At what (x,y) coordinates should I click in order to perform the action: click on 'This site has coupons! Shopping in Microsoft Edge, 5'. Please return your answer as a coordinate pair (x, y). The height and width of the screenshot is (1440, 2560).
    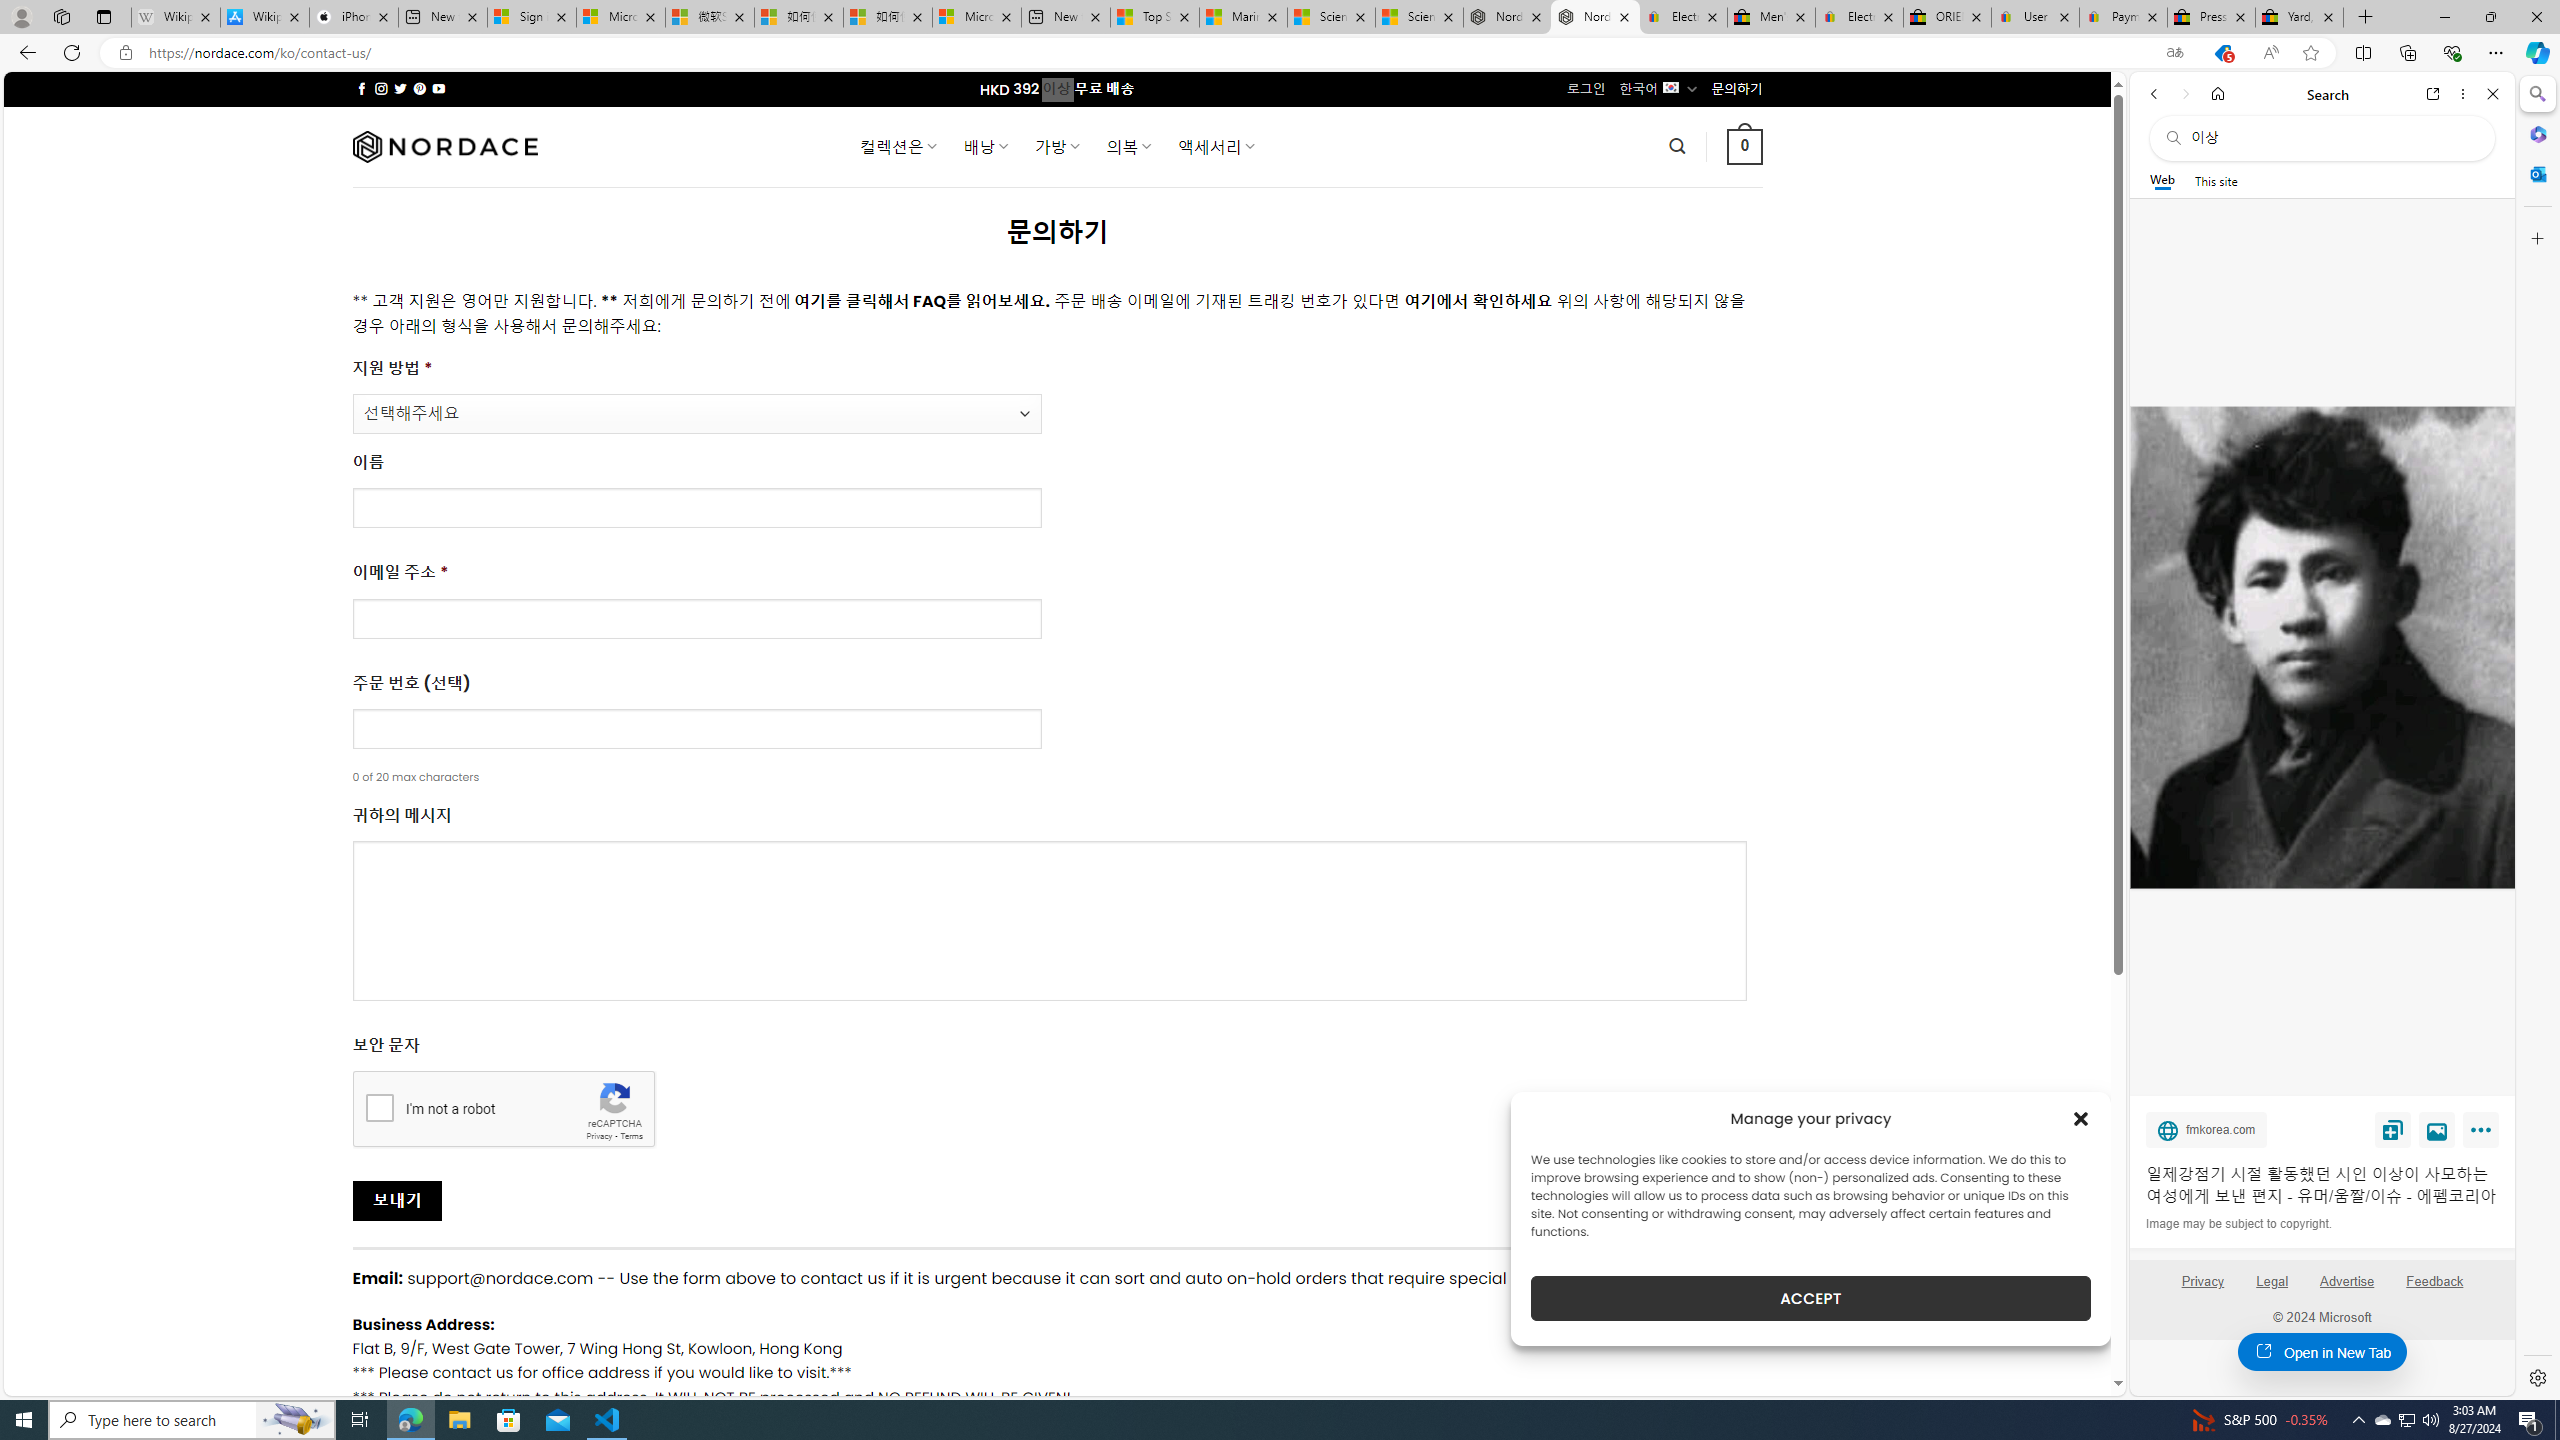
    Looking at the image, I should click on (2221, 53).